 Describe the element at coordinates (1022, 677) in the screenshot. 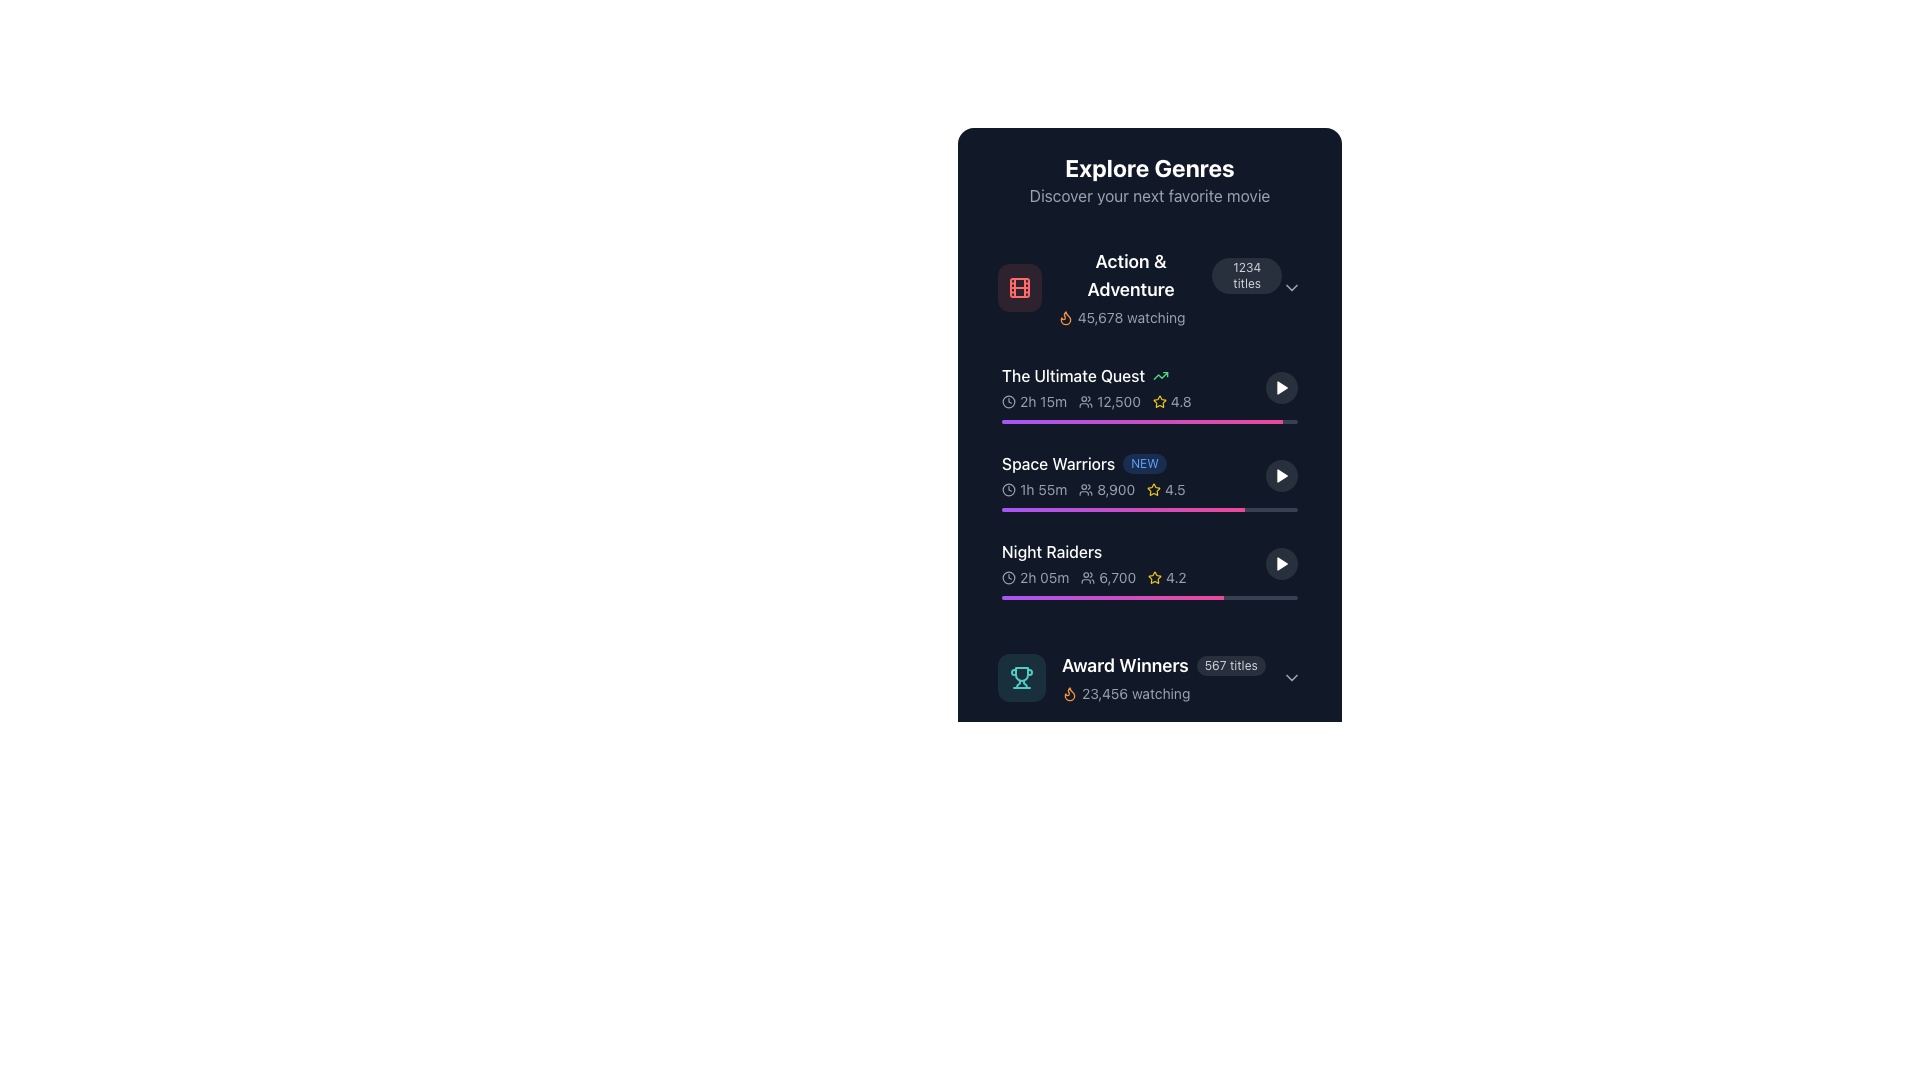

I see `the trophy icon in the 'Award Winners' section, which is visually represented with a light green trophy on a translucent darker circular background` at that location.